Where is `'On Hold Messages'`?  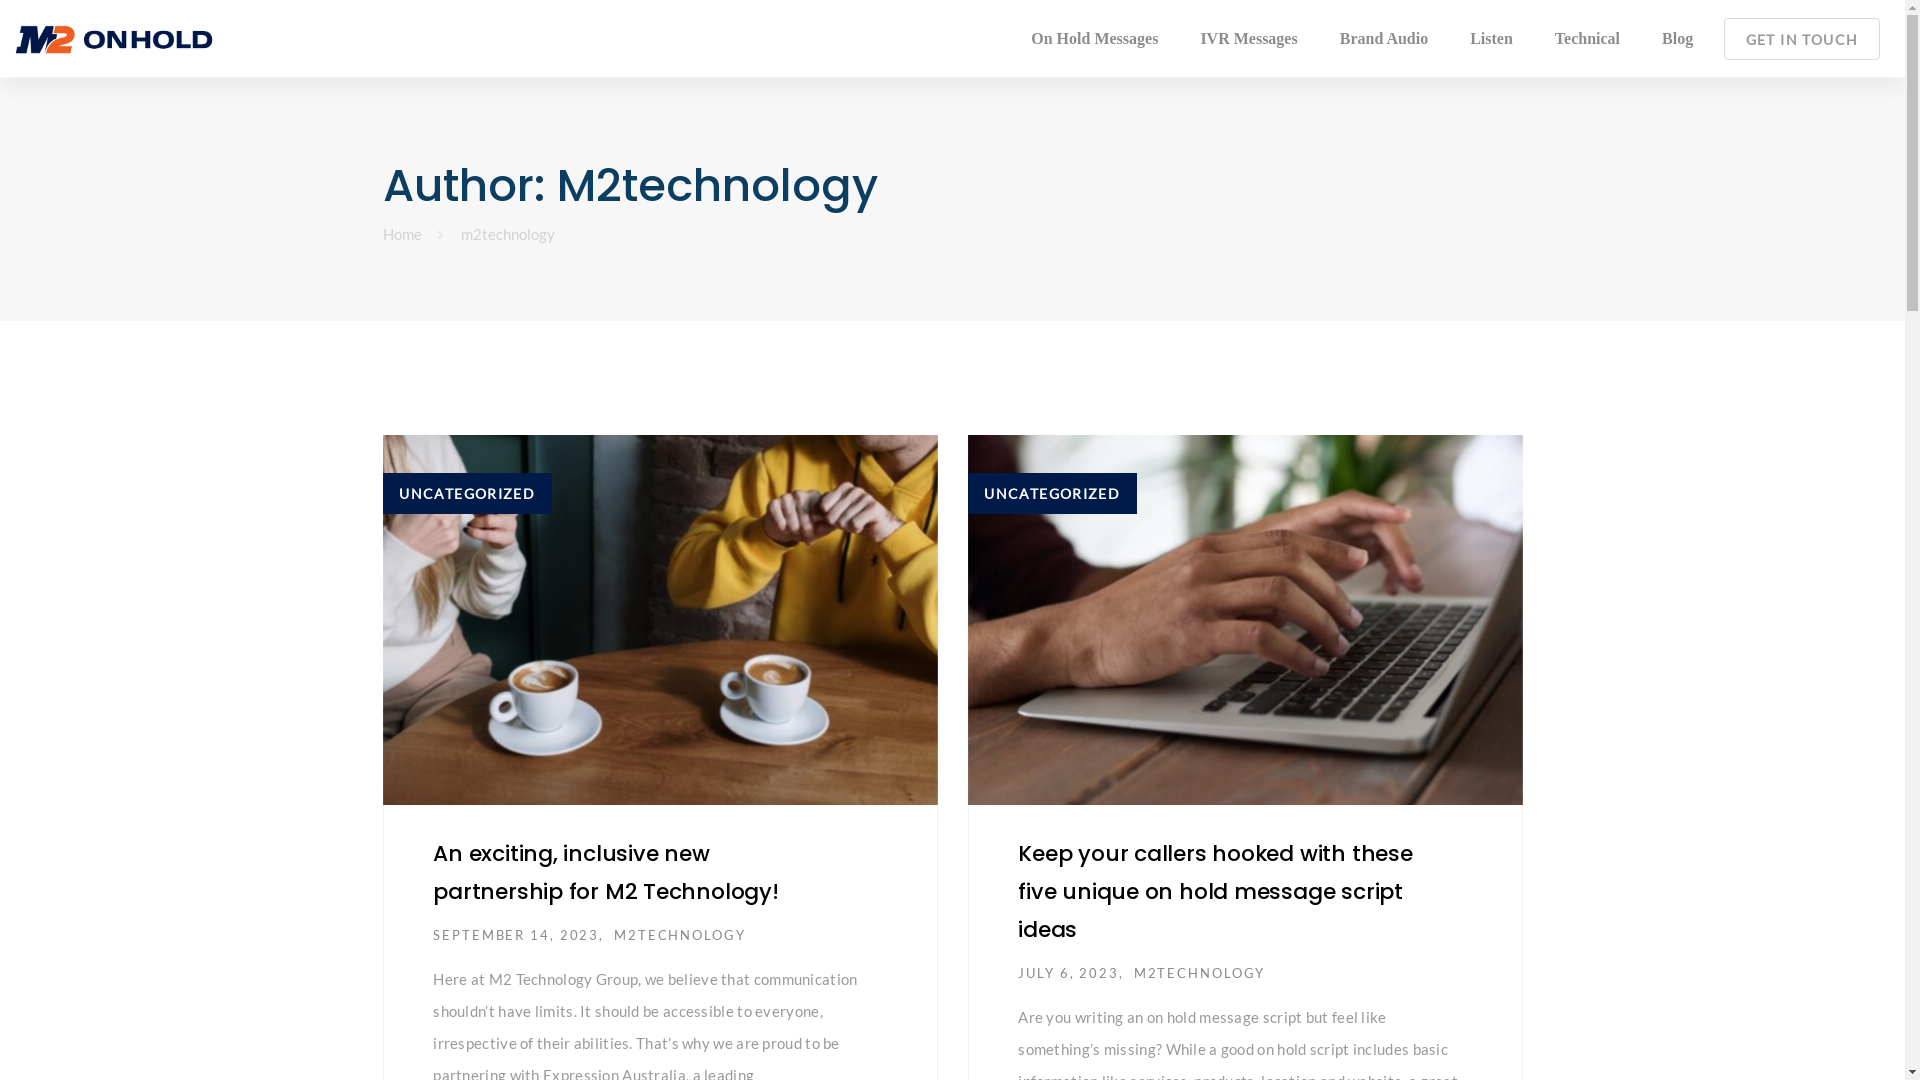 'On Hold Messages' is located at coordinates (1093, 38).